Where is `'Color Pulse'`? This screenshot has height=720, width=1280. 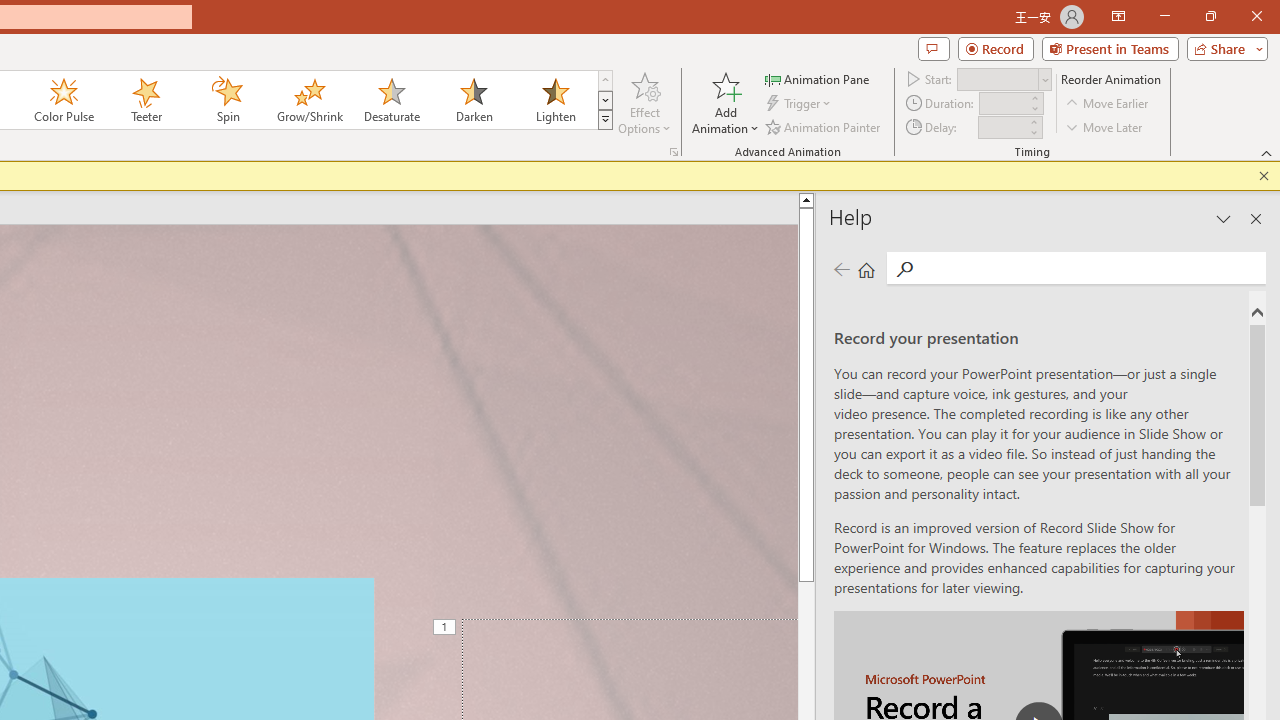
'Color Pulse' is located at coordinates (64, 100).